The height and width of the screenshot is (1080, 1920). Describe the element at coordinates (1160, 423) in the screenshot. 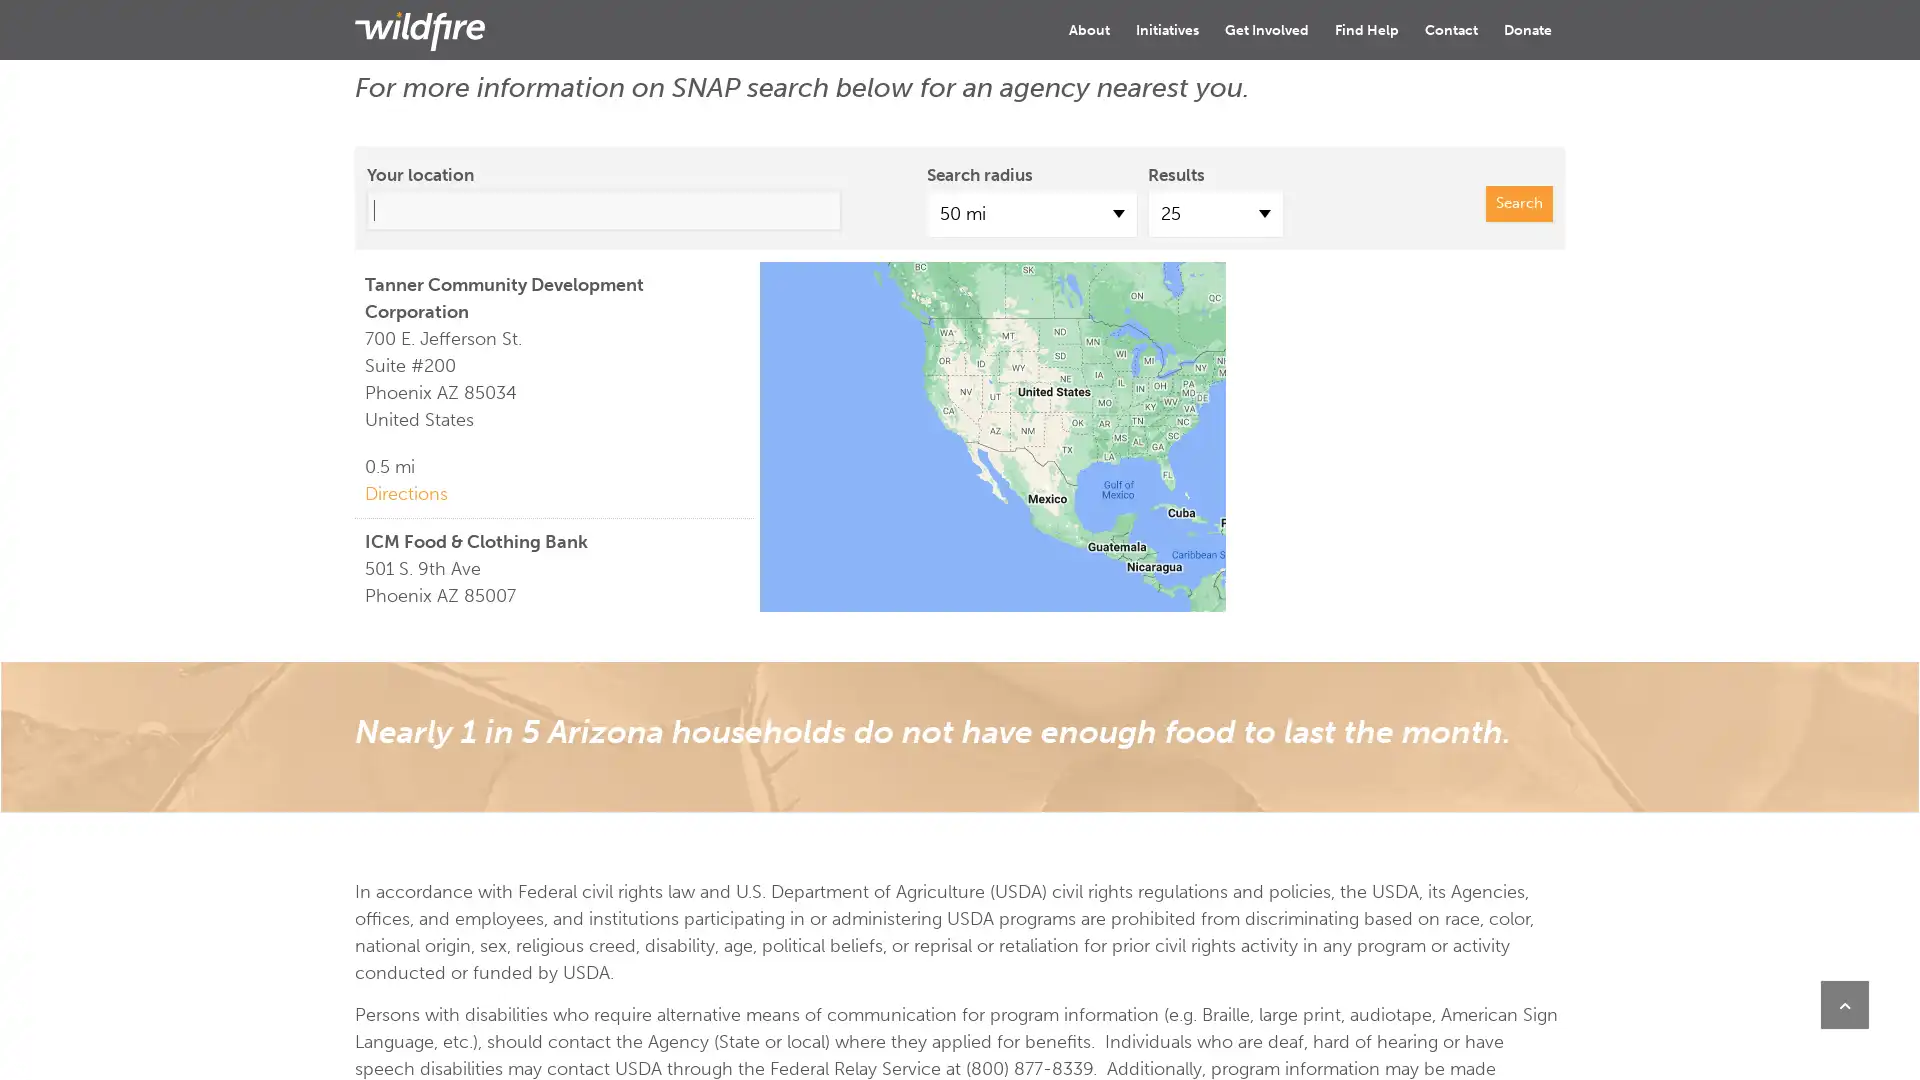

I see `Tanner Community Development Corporation` at that location.